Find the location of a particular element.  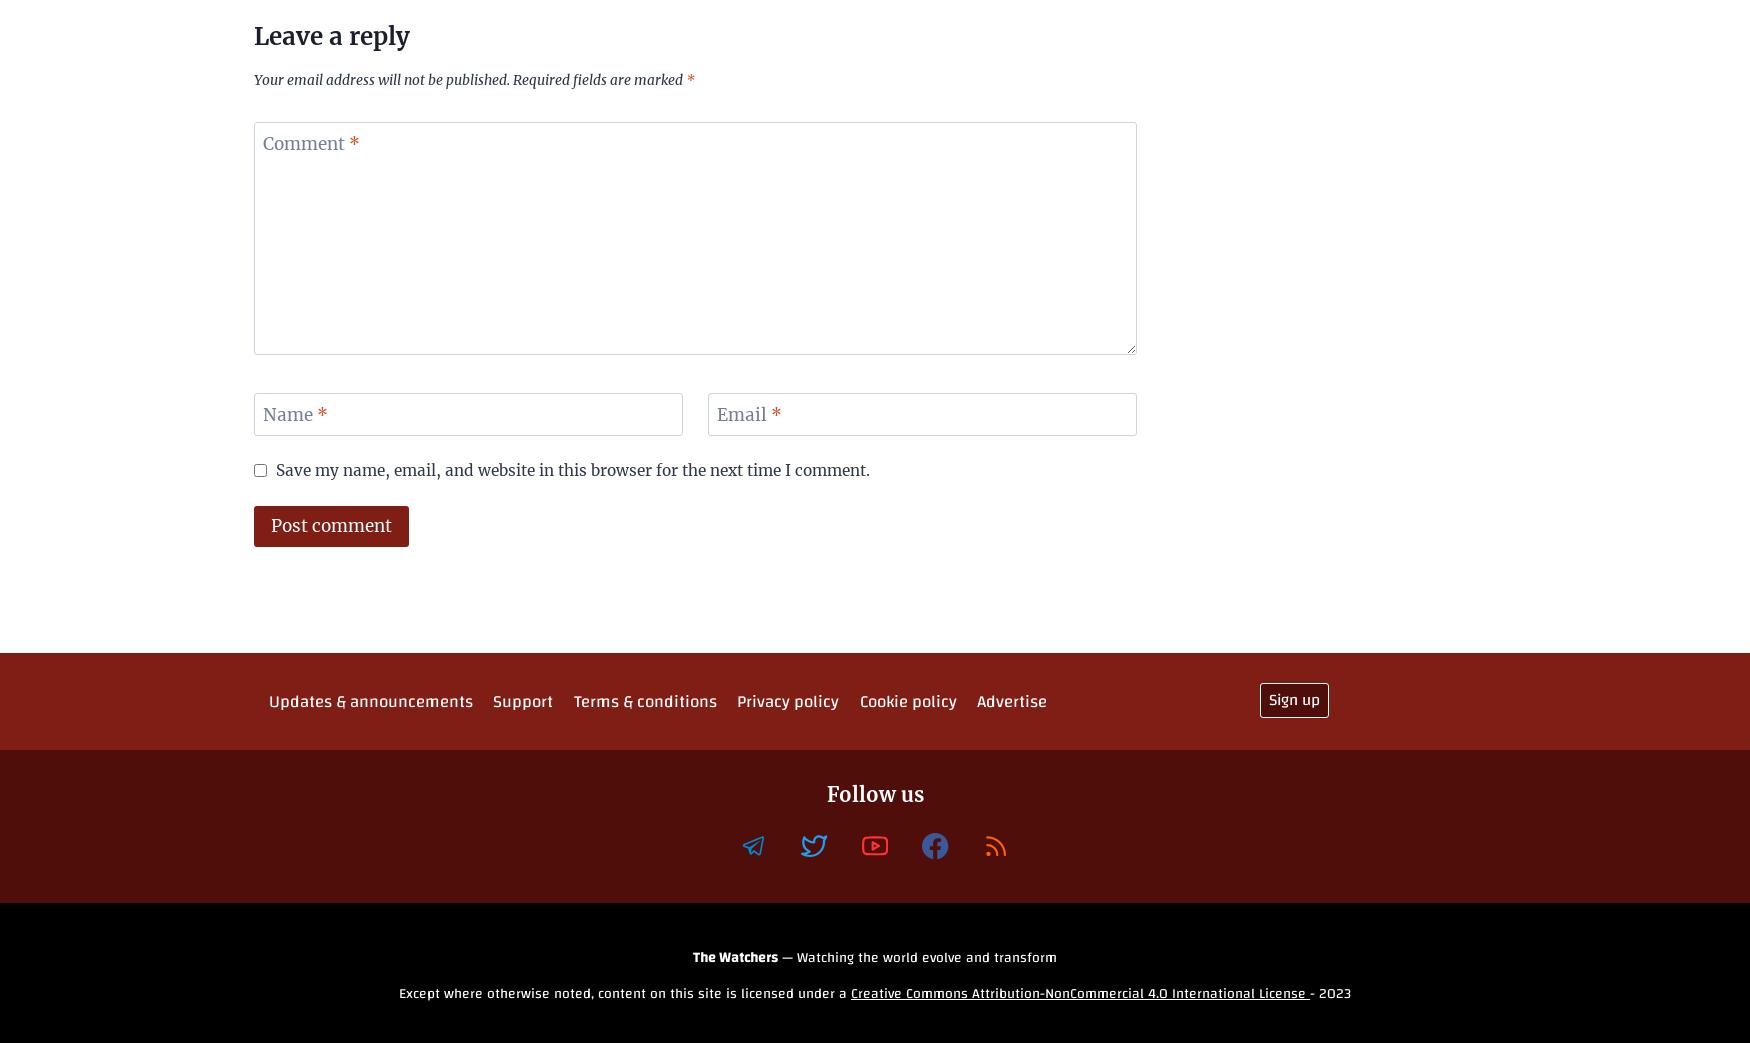

'Name' is located at coordinates (287, 413).